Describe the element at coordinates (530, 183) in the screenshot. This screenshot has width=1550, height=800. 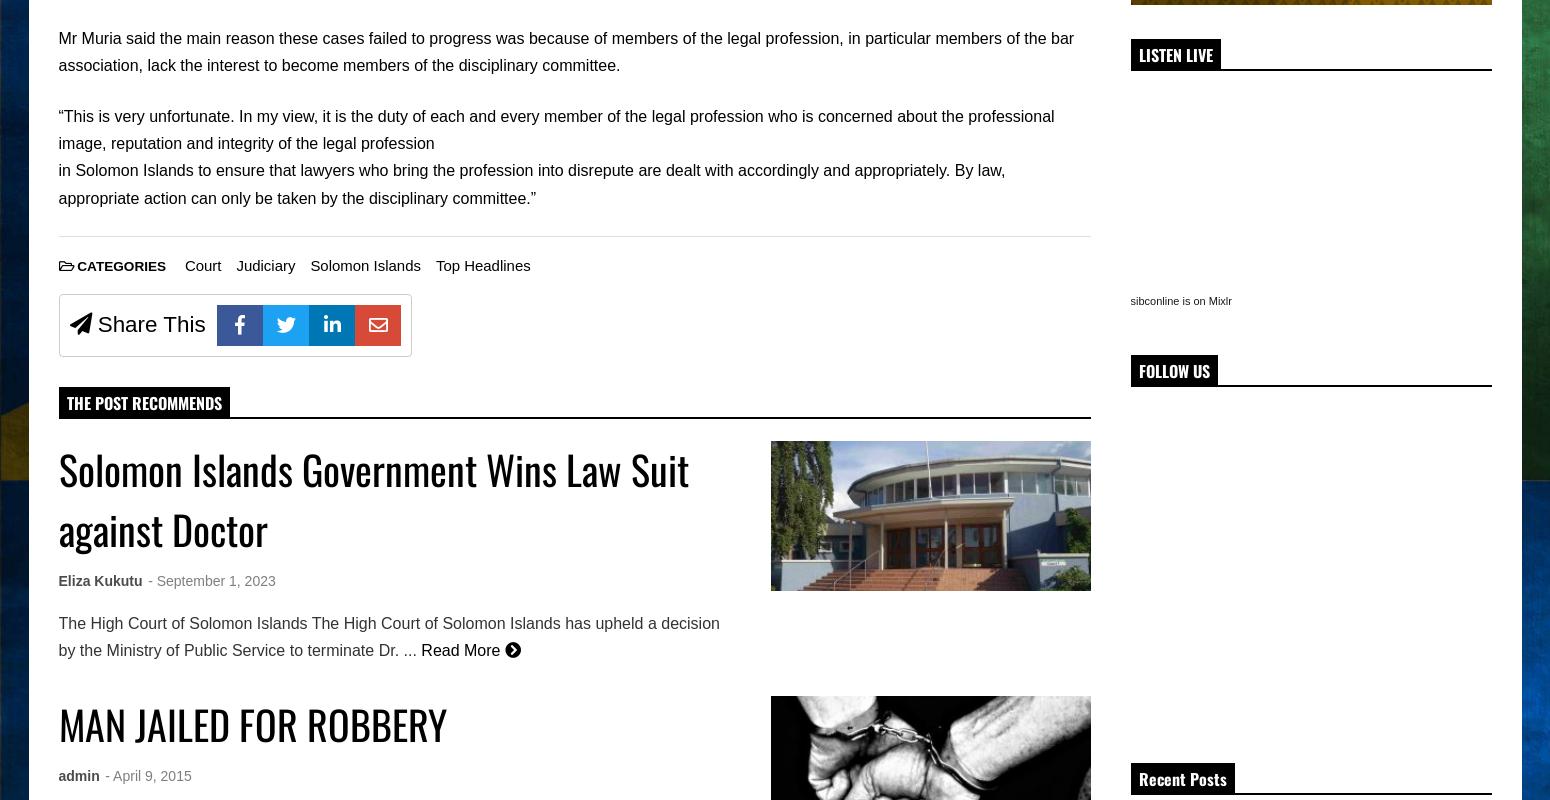
I see `'in Solomon Islands to ensure that lawyers who bring the profession into disrepute are dealt with accordingly and appropriately. By law, appropriate action can only be taken by the disciplinary committee.”'` at that location.